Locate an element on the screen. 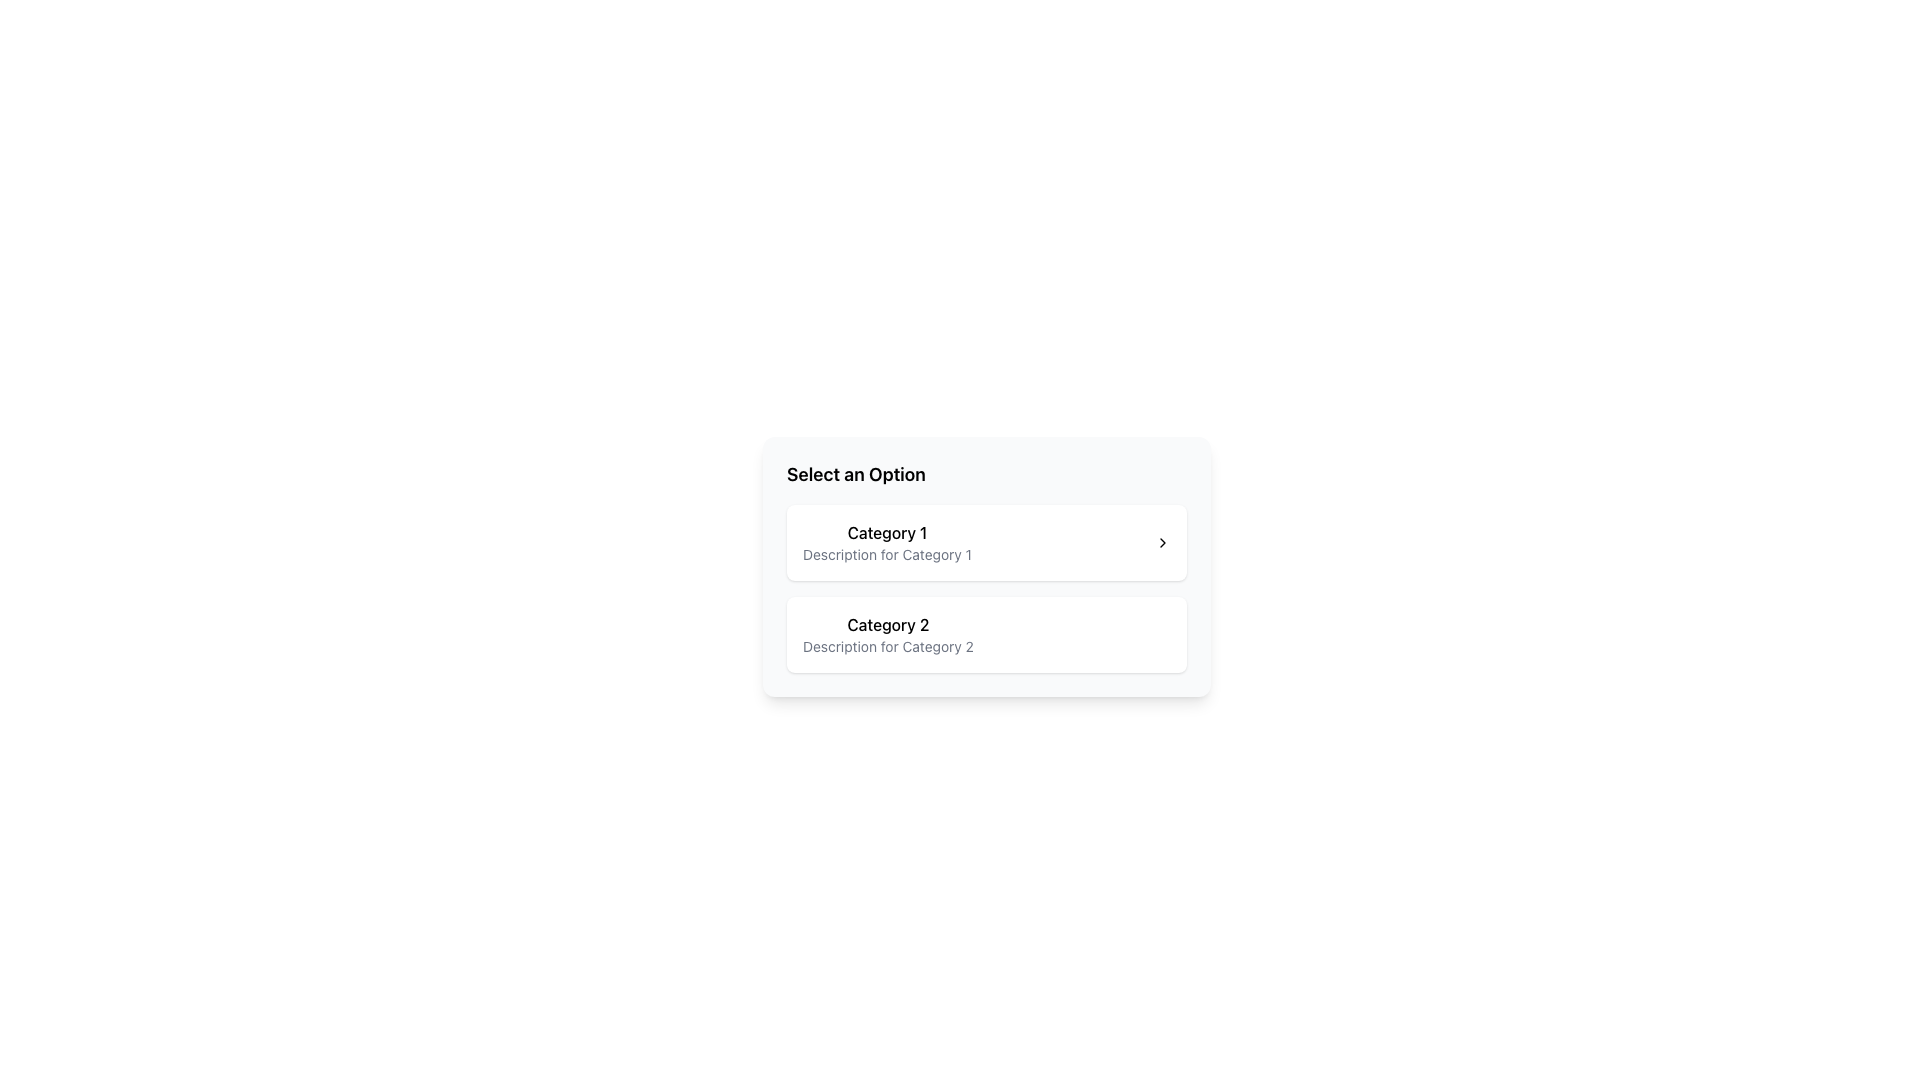 The width and height of the screenshot is (1920, 1080). the clickable list item labeled 'Category 1' is located at coordinates (987, 543).